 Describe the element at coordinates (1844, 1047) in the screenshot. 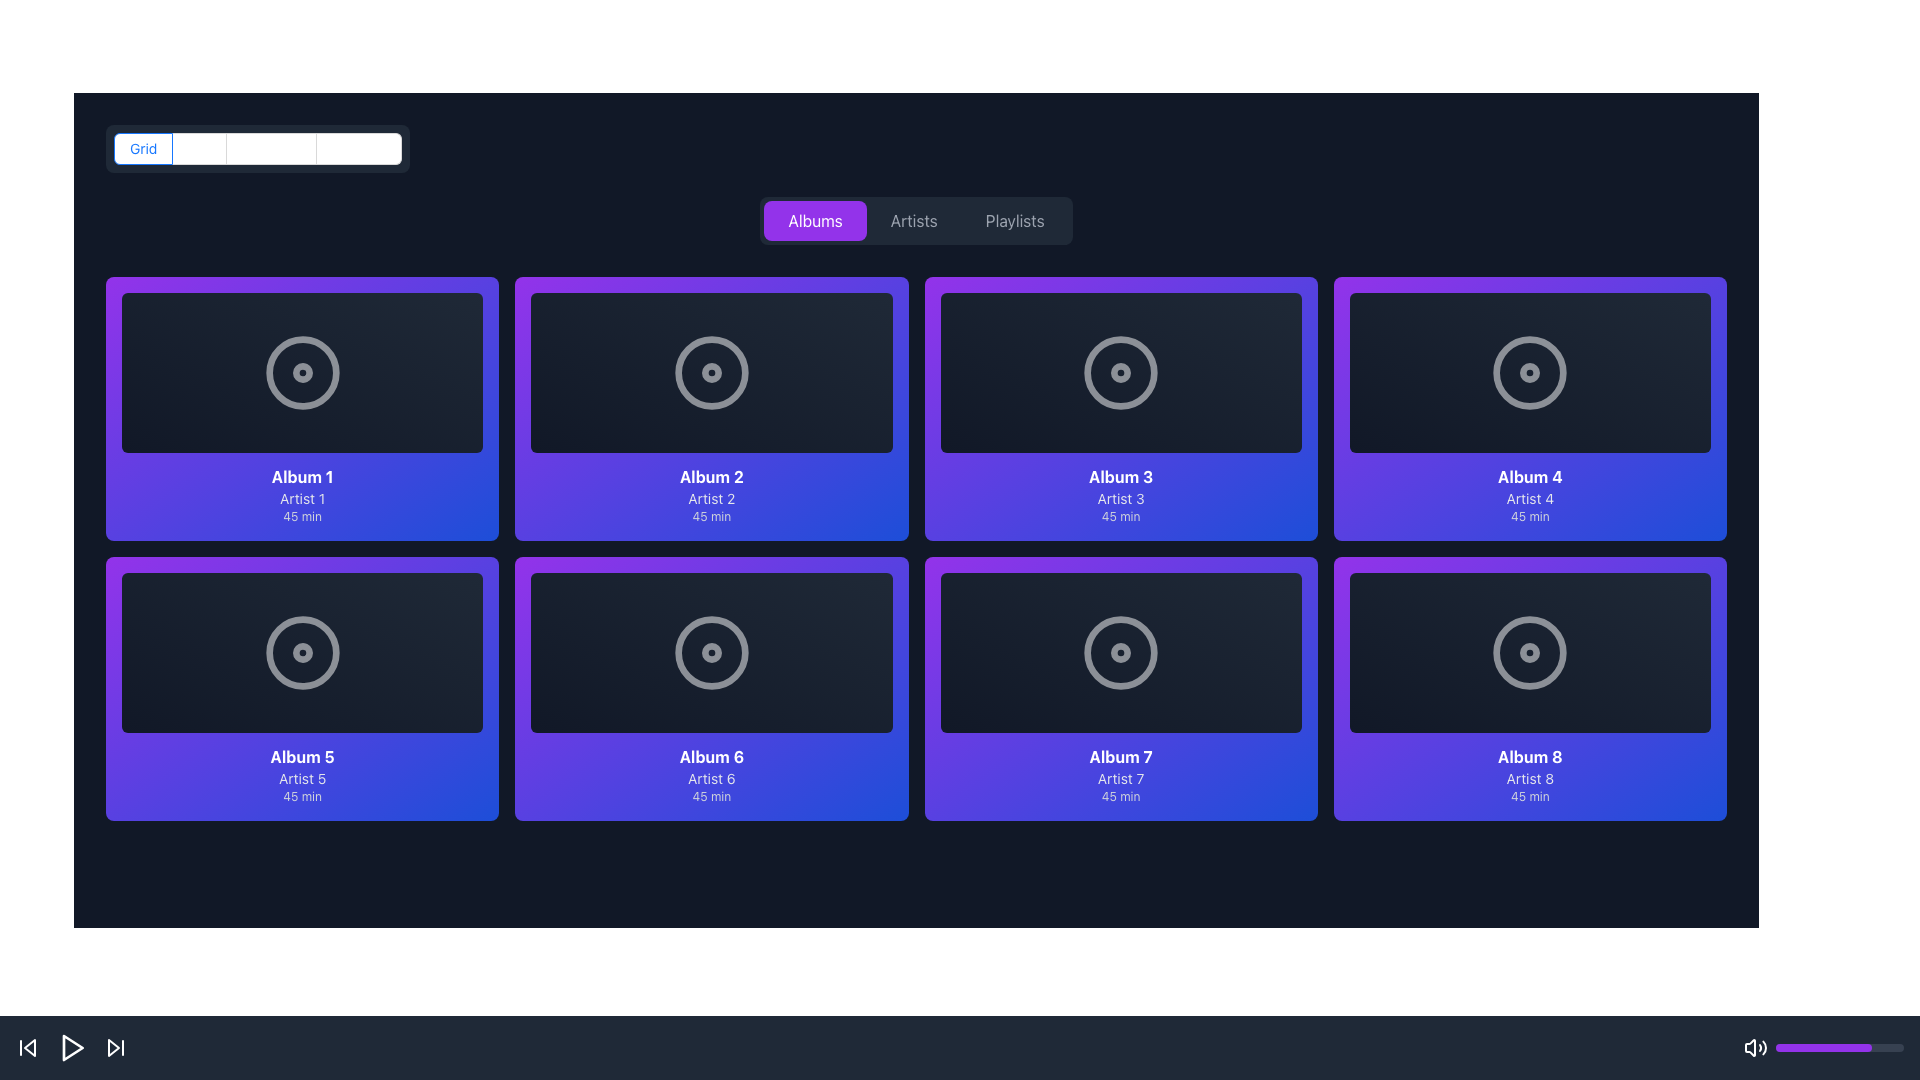

I see `the slider value` at that location.